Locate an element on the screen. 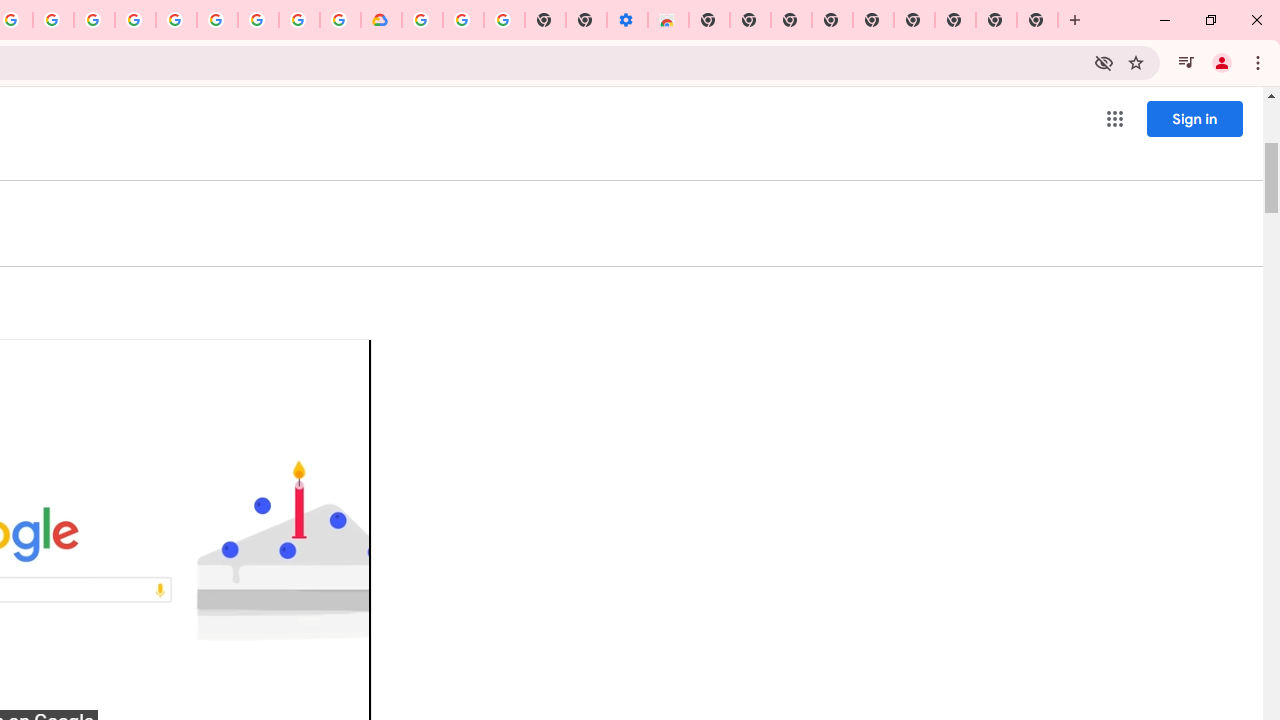  'Google Account Help' is located at coordinates (462, 20).